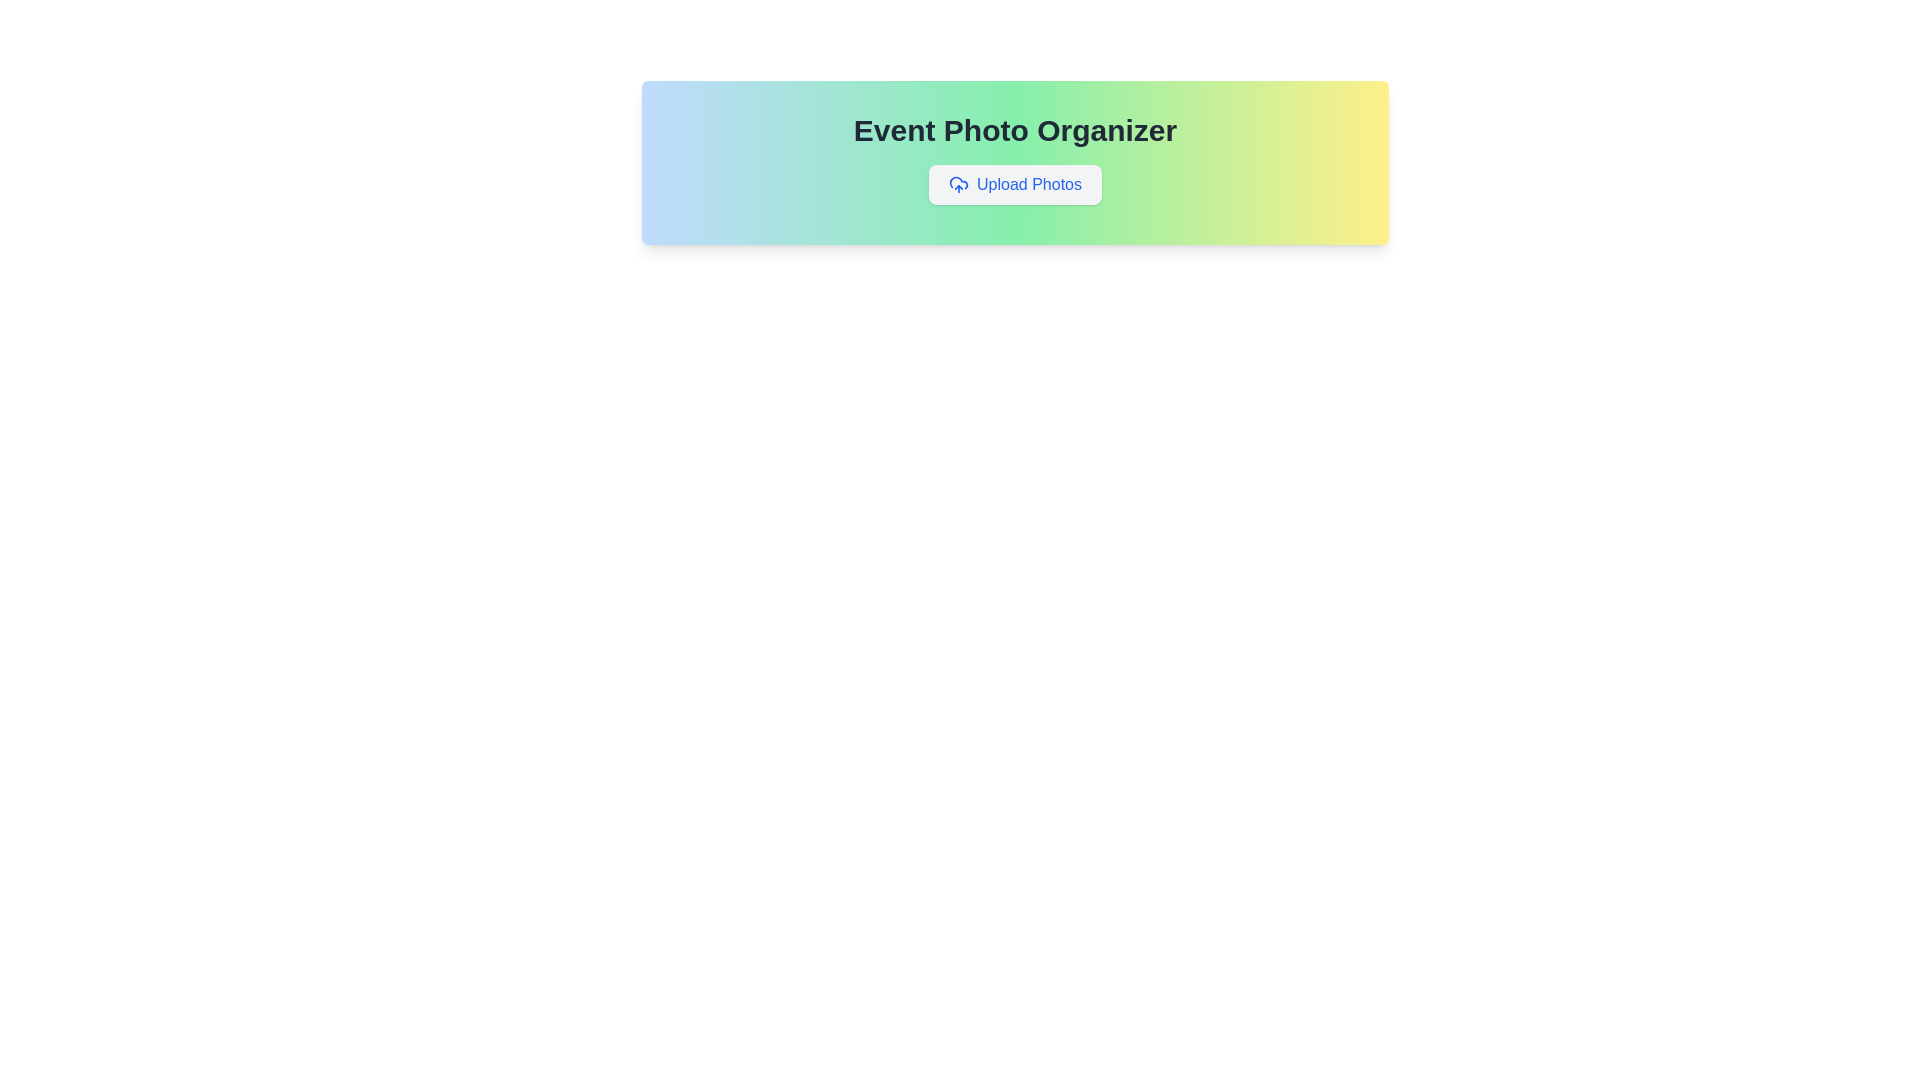  I want to click on the SVG-based icon located on the left side of the 'Upload Photos' button, which is centrally positioned under the 'Event Photo Organizer' header, so click(958, 185).